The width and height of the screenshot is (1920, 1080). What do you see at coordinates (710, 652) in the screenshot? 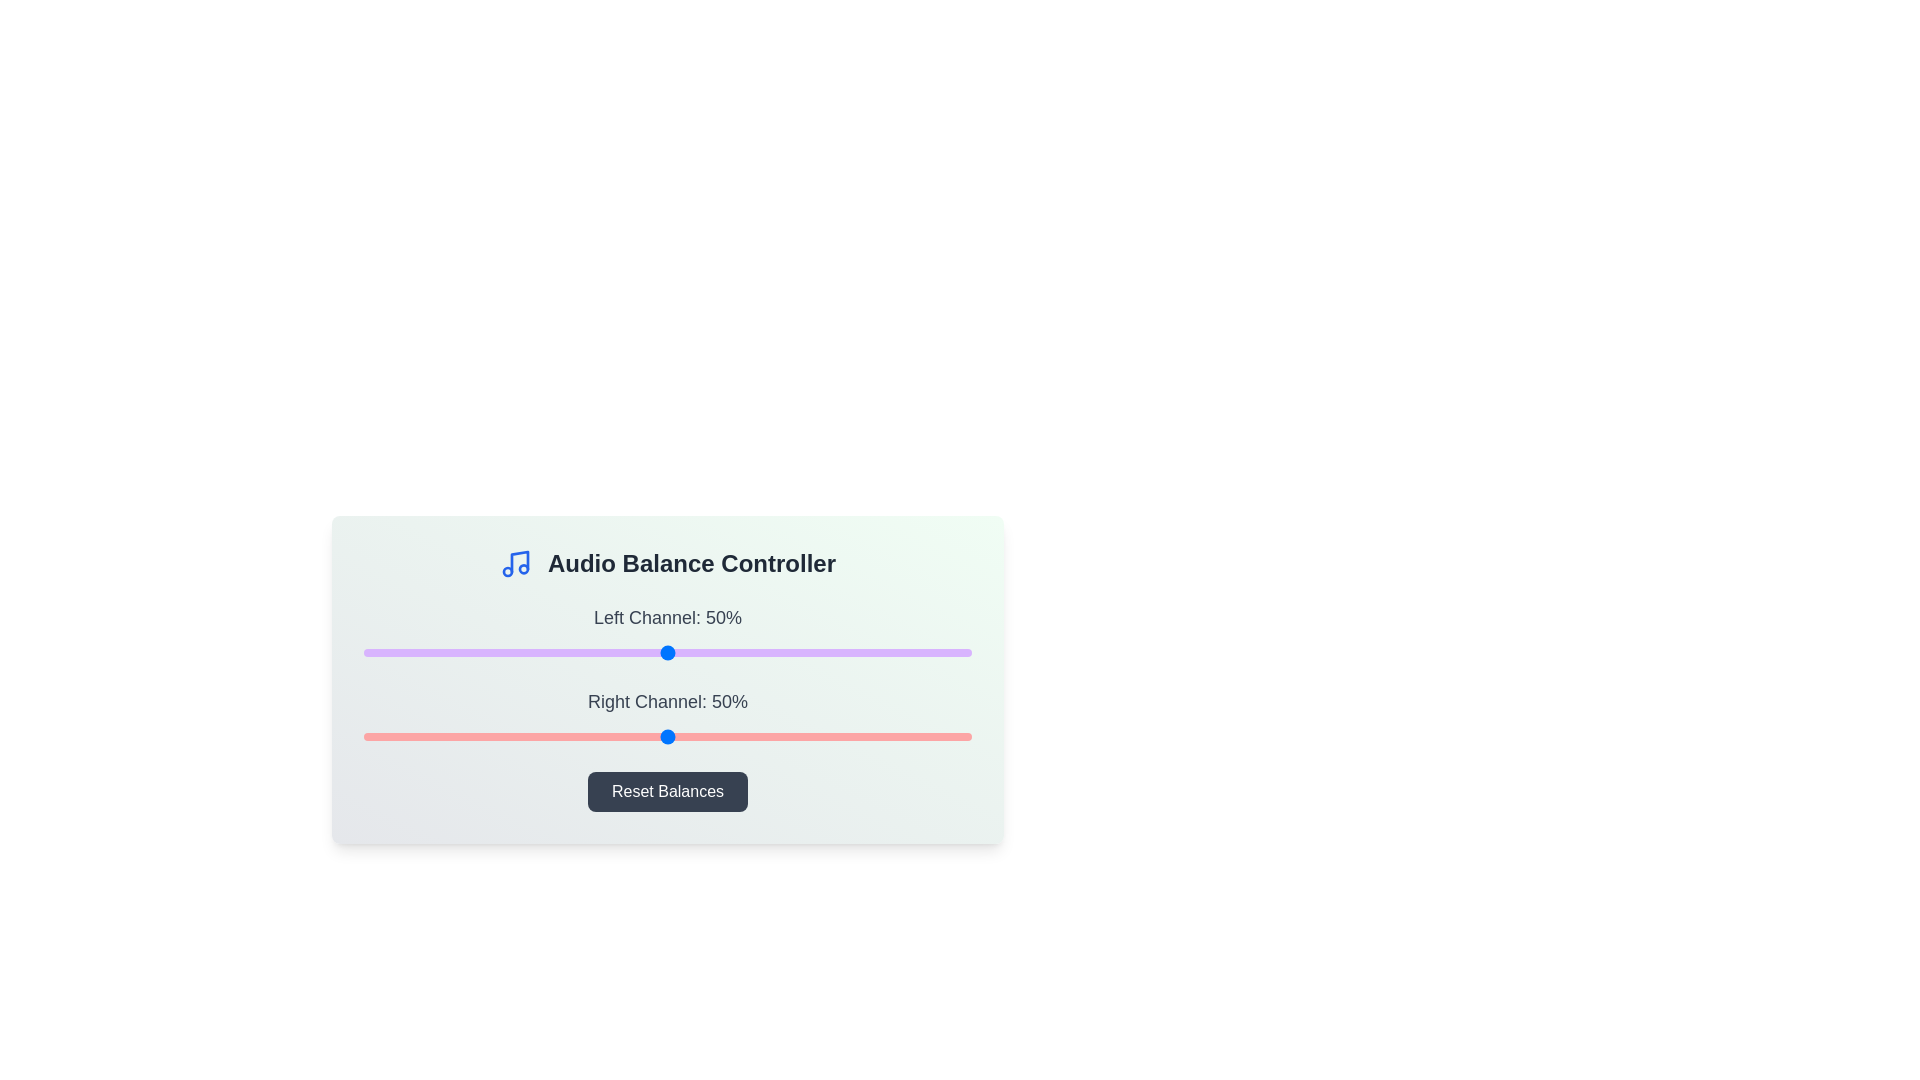
I see `the left audio channel balance to 57% using the slider` at bounding box center [710, 652].